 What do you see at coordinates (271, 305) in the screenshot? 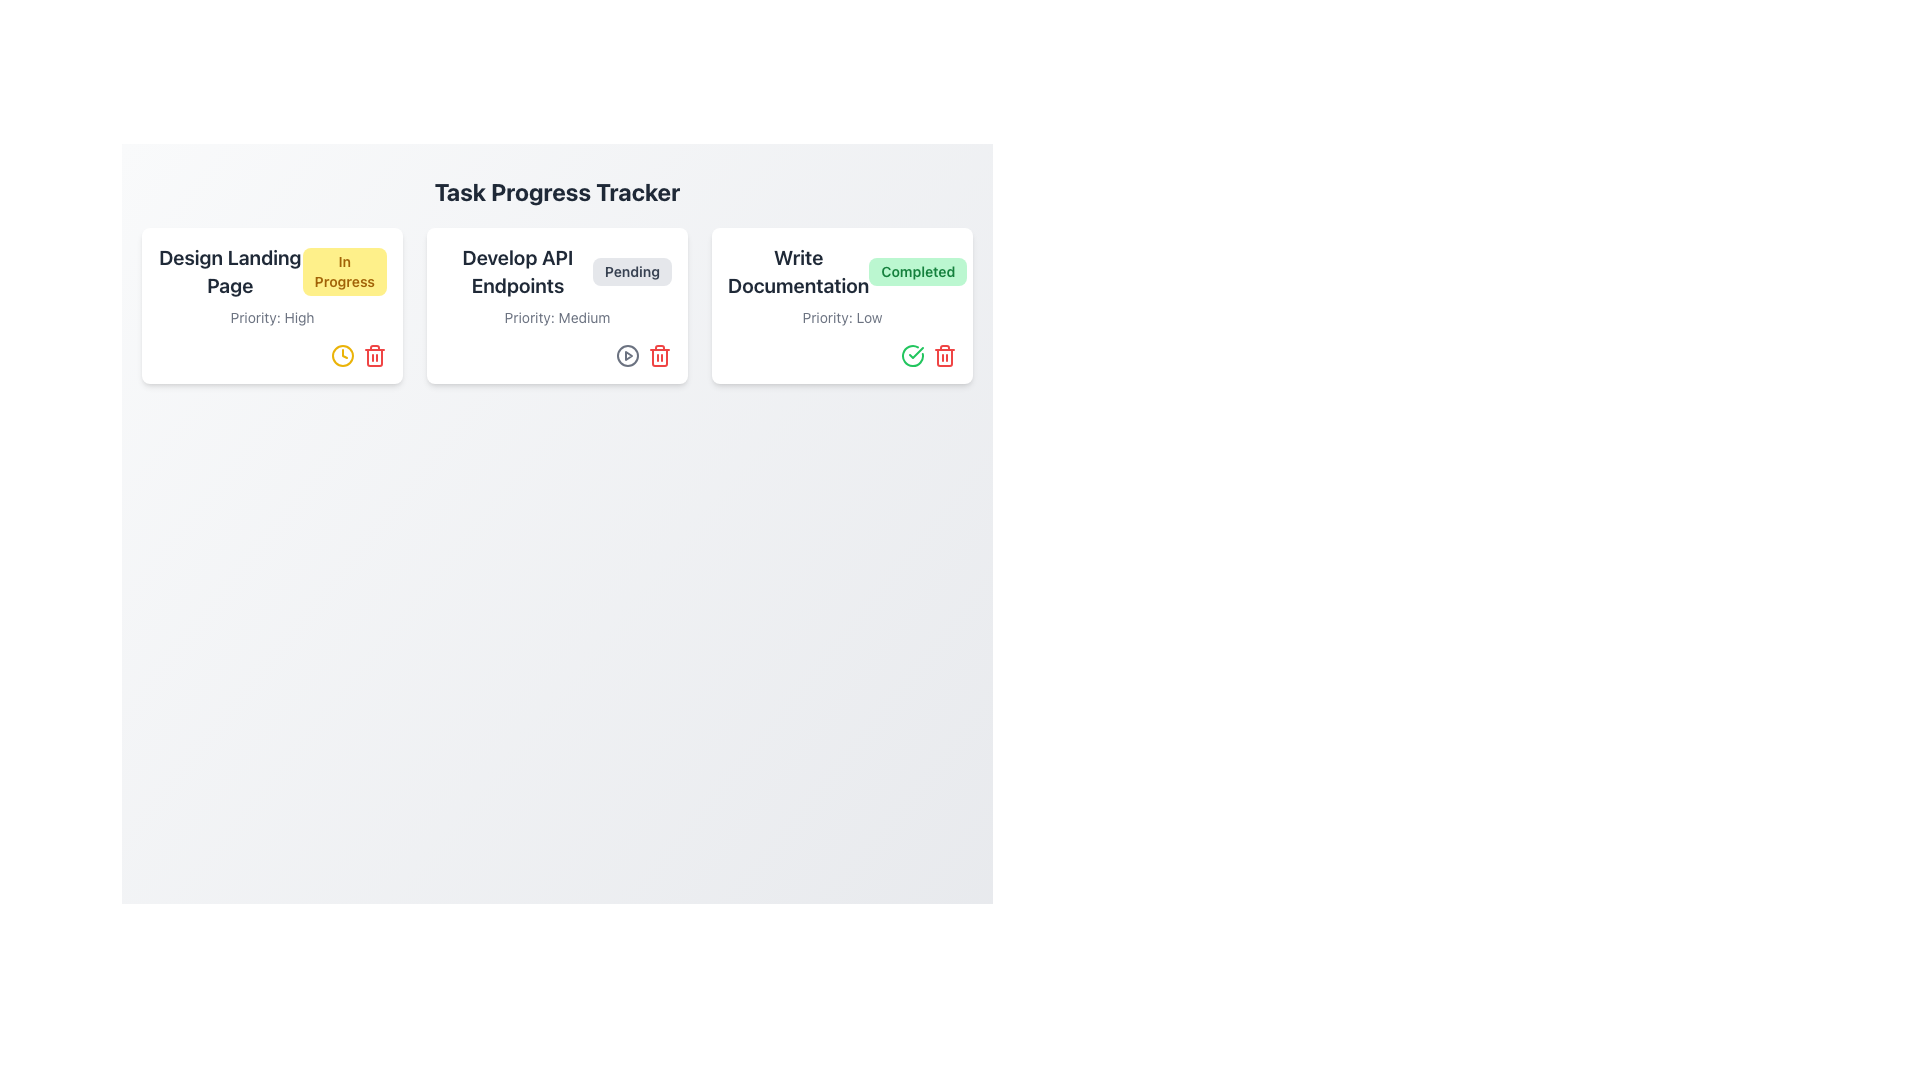
I see `text content of the task details card located in the leftmost column above the 'Task Progress Tracker' text` at bounding box center [271, 305].